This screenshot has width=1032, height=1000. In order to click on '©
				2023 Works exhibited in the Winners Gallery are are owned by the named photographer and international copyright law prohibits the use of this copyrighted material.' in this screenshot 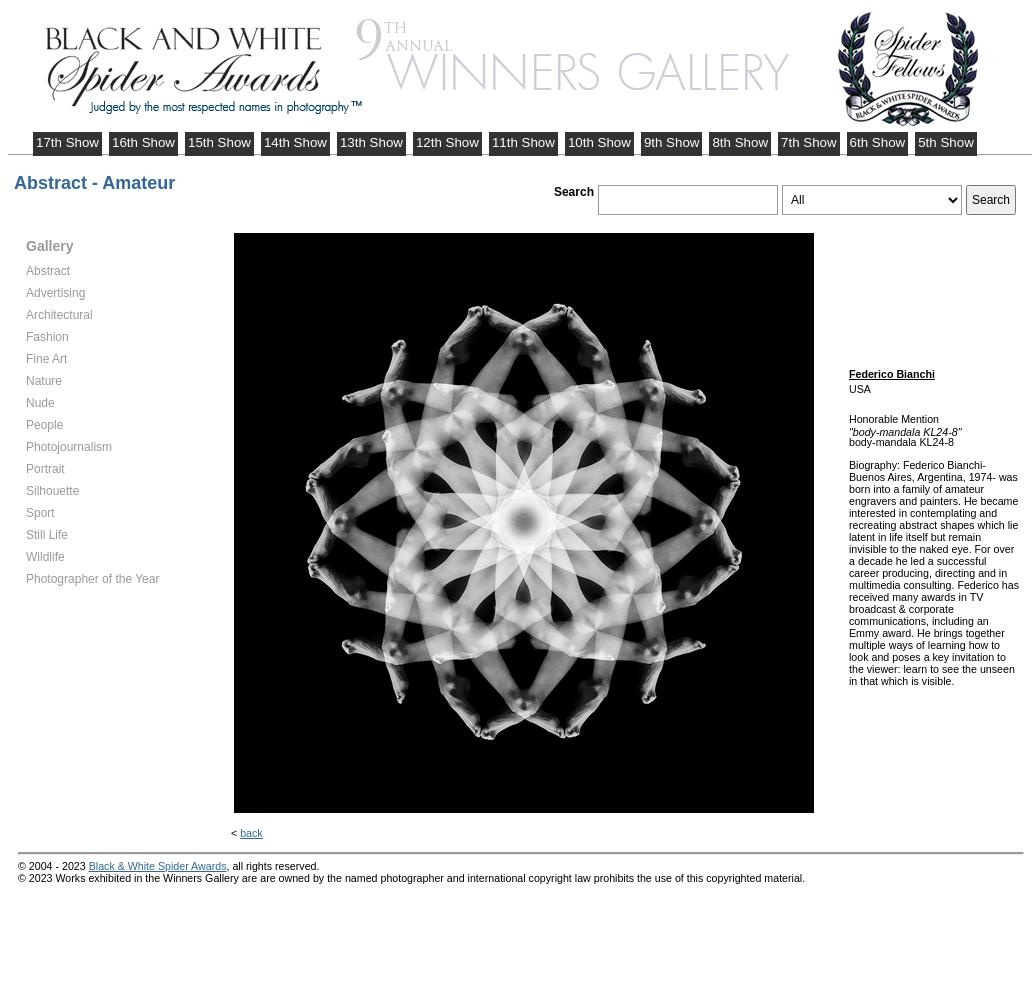, I will do `click(410, 877)`.